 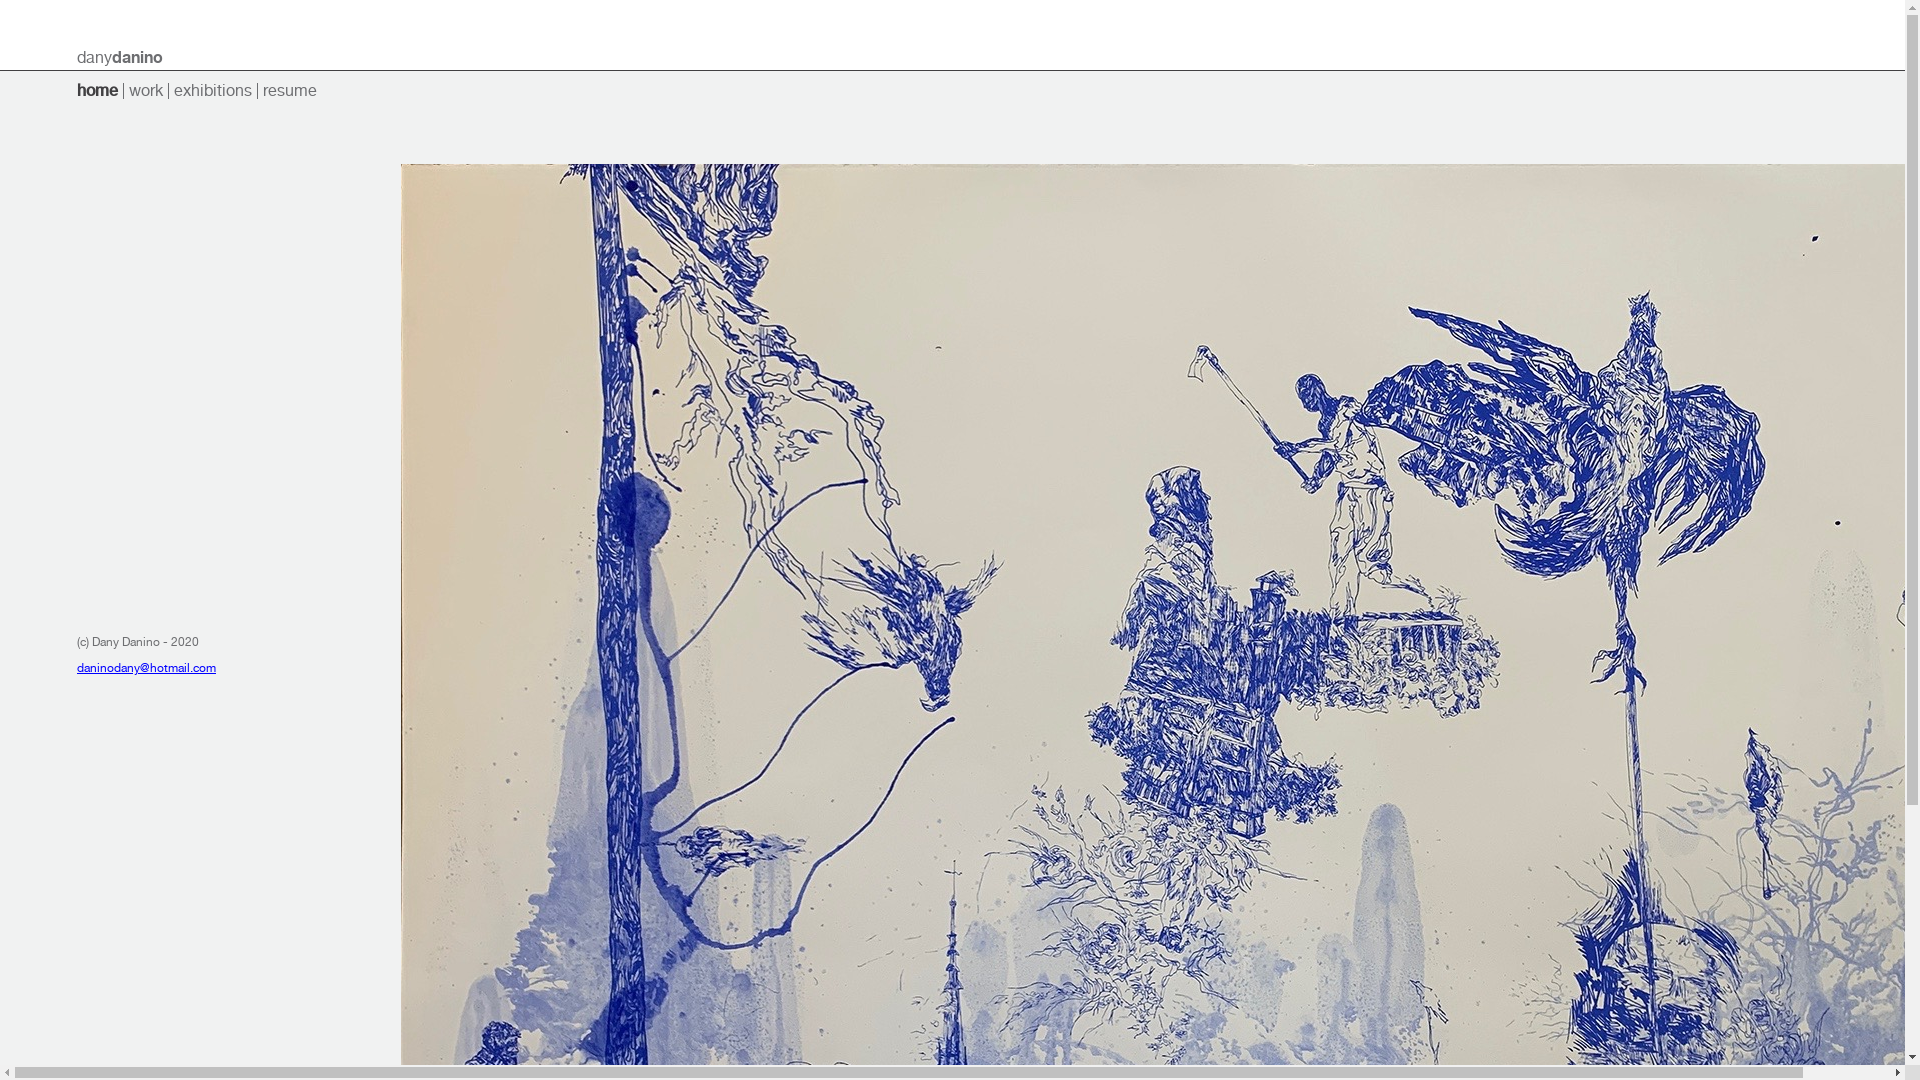 I want to click on 'danydanino', so click(x=119, y=56).